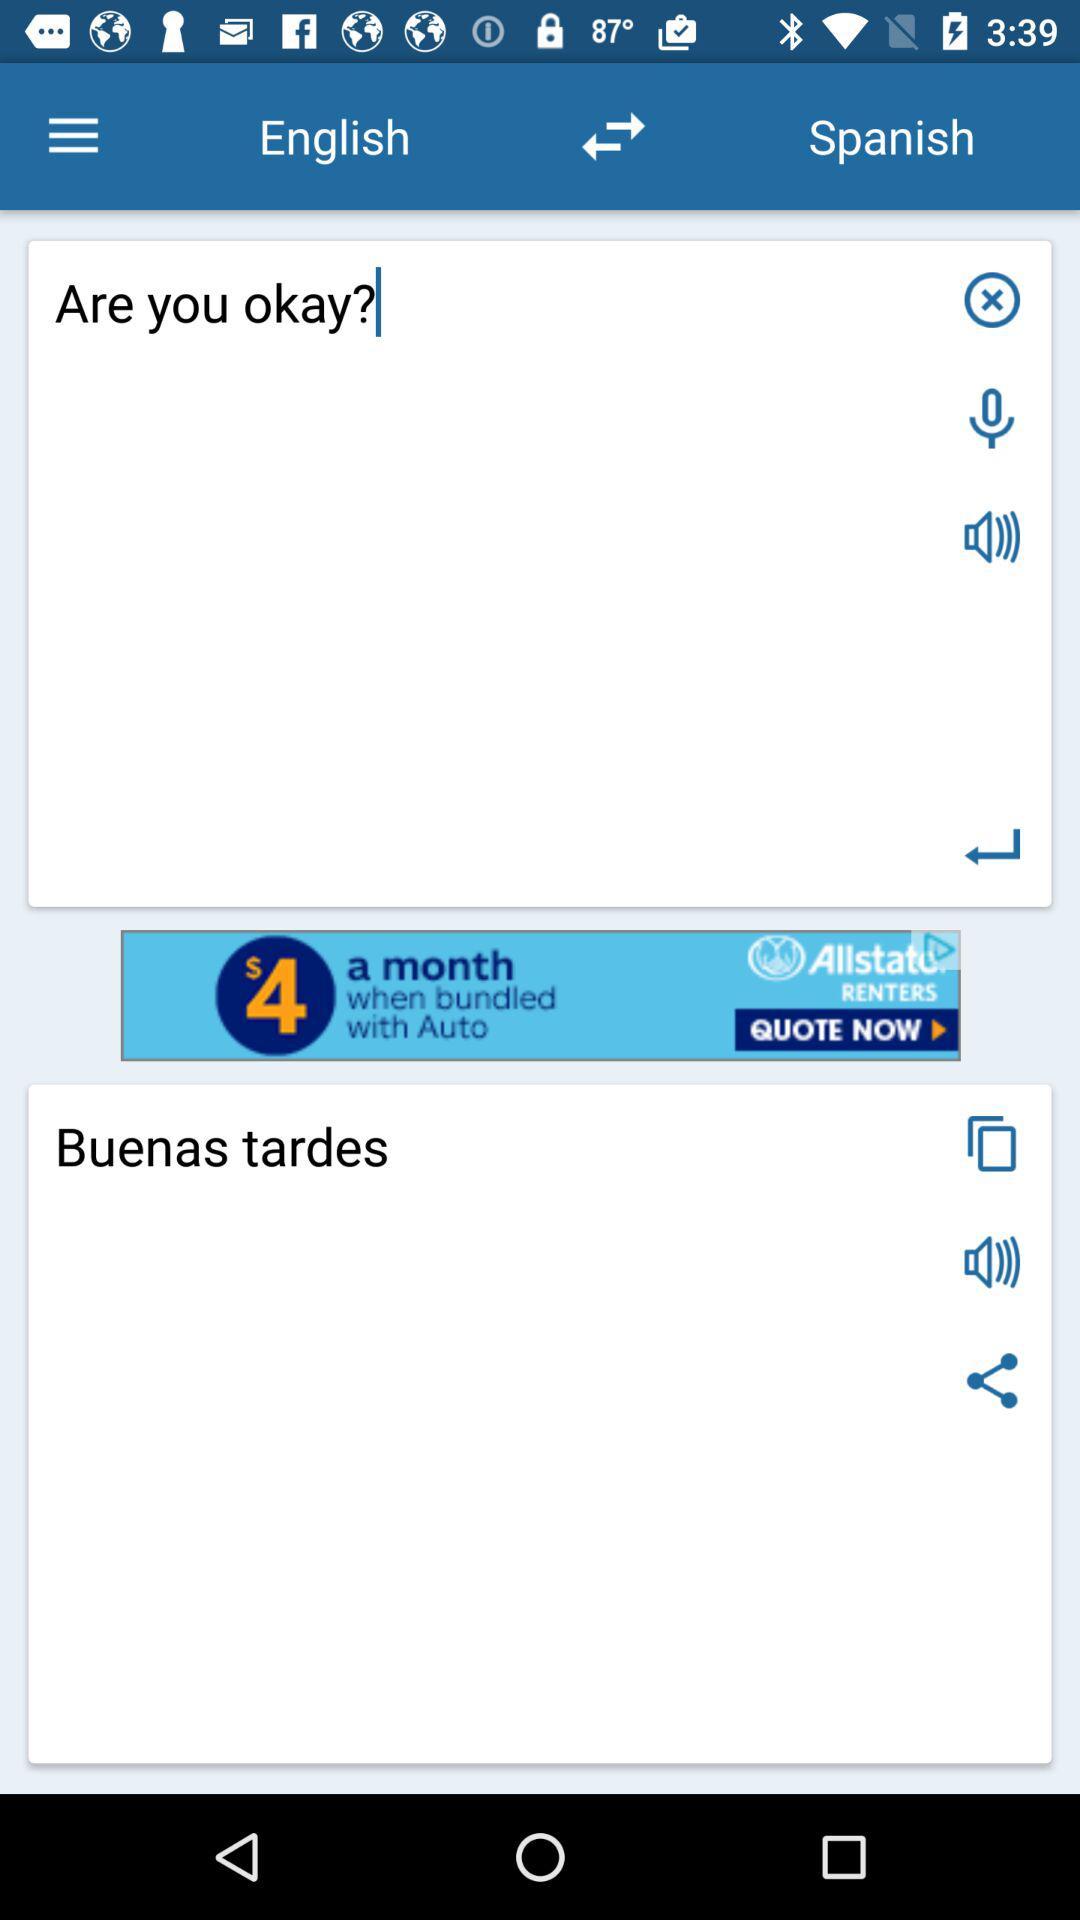 This screenshot has width=1080, height=1920. I want to click on back ward, so click(992, 847).